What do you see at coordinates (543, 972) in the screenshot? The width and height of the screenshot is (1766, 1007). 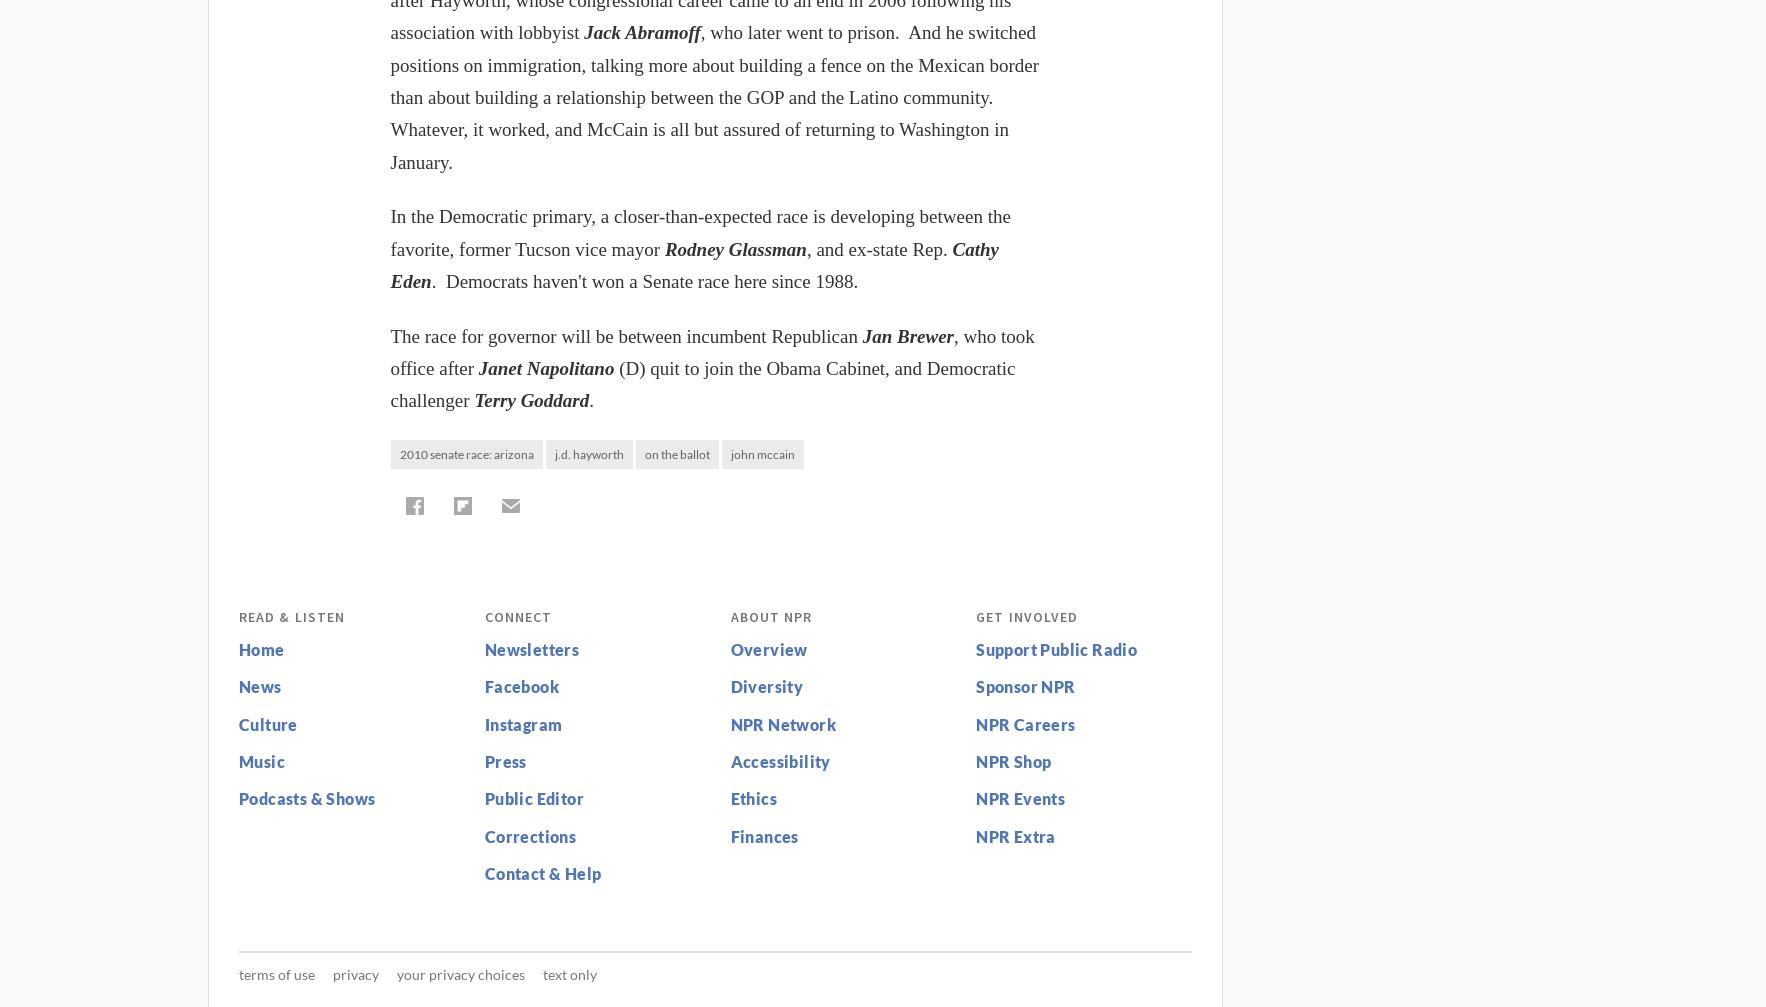 I see `'Text Only'` at bounding box center [543, 972].